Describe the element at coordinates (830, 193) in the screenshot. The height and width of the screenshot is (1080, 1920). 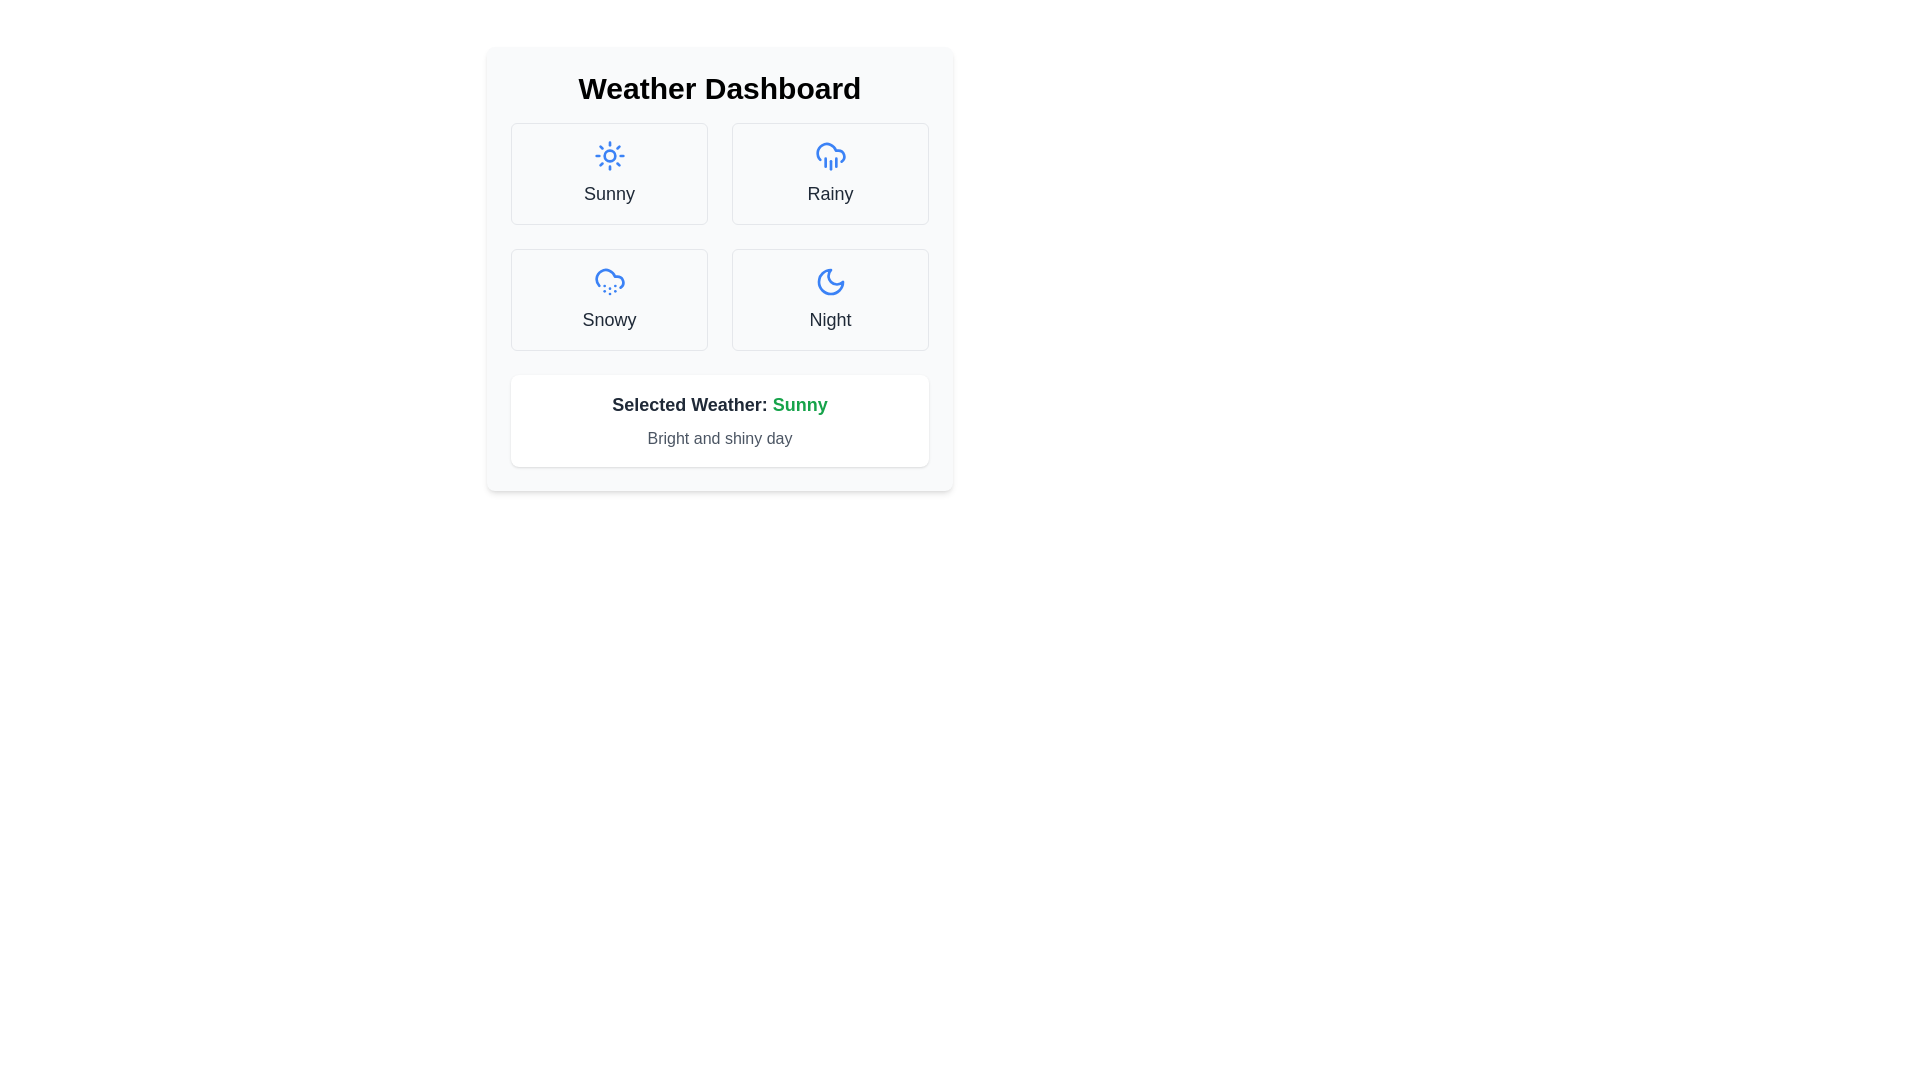
I see `the 'Rainy' weather option label within the Weather Dashboard interface, which is positioned in the second column of the first row in a 2x2 grid` at that location.